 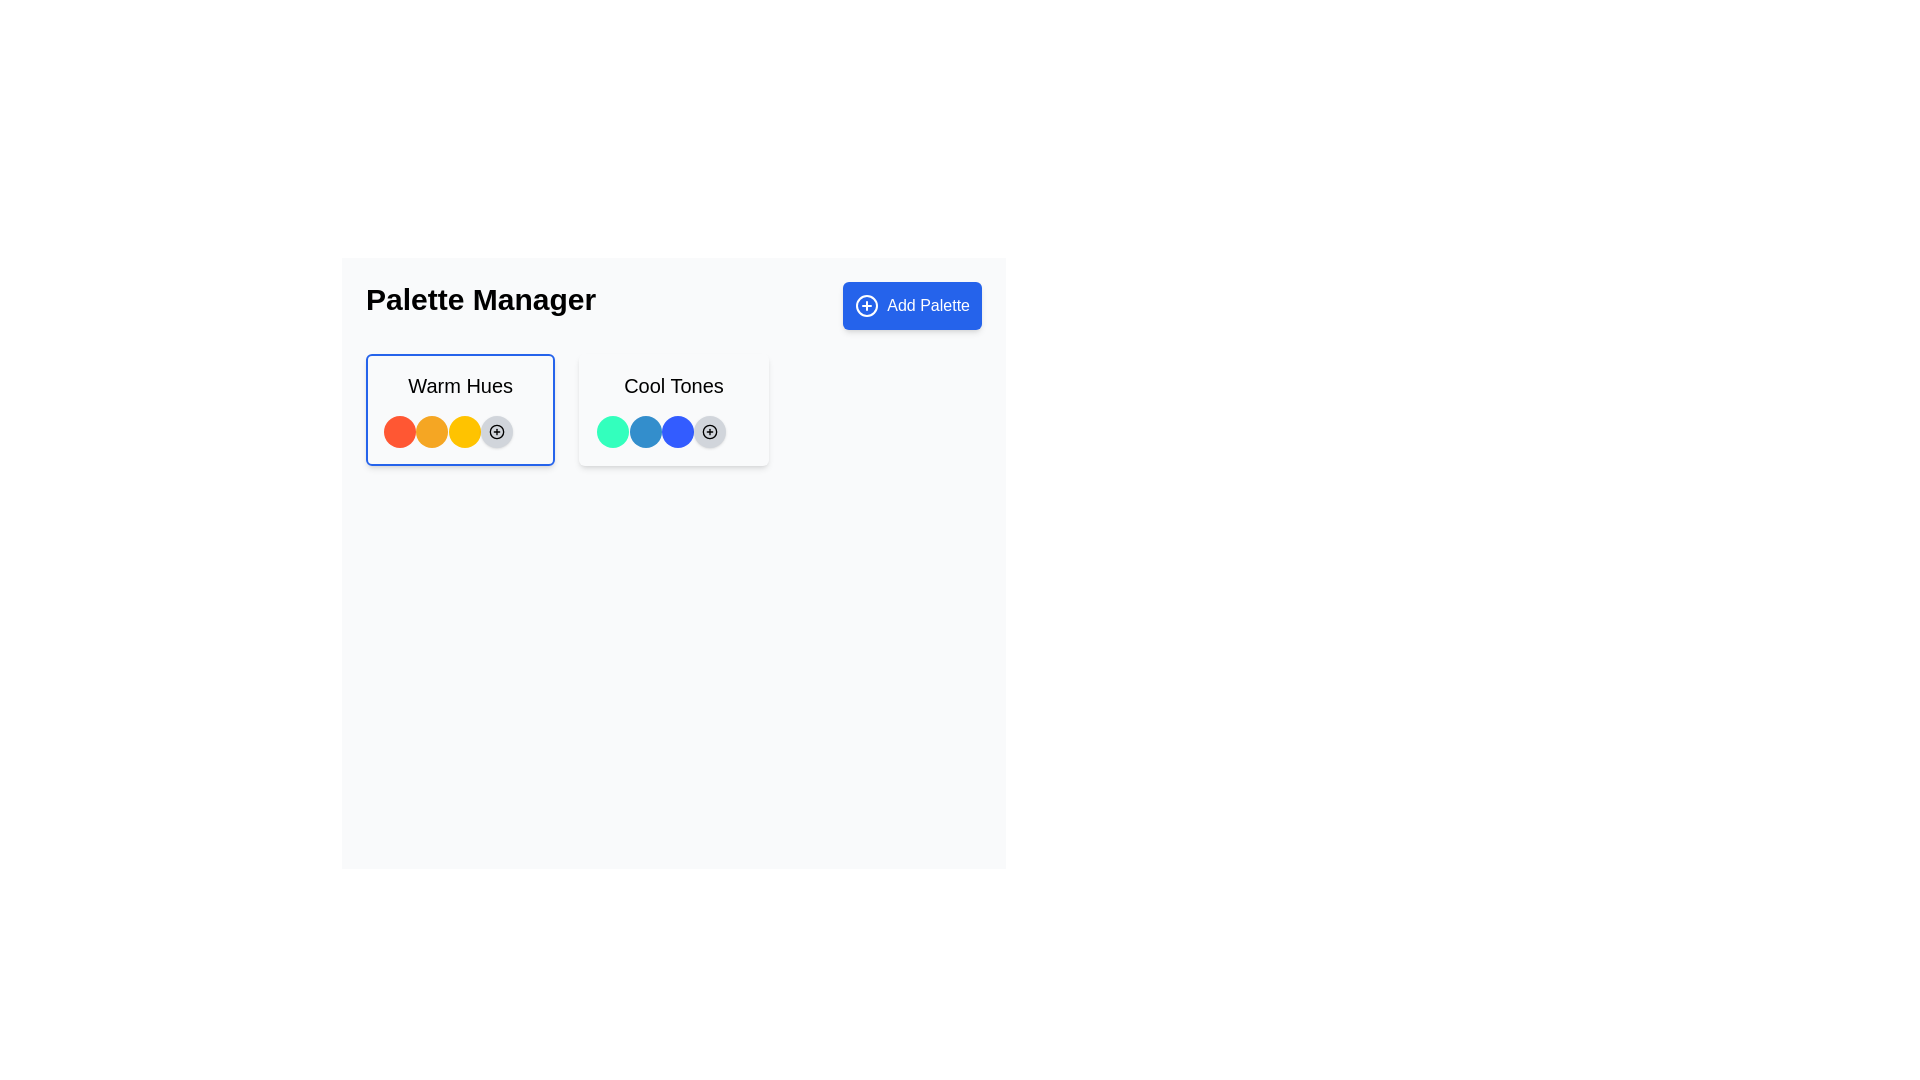 What do you see at coordinates (673, 431) in the screenshot?
I see `the third circular color indicator in the 'Cool Tones' palette card` at bounding box center [673, 431].